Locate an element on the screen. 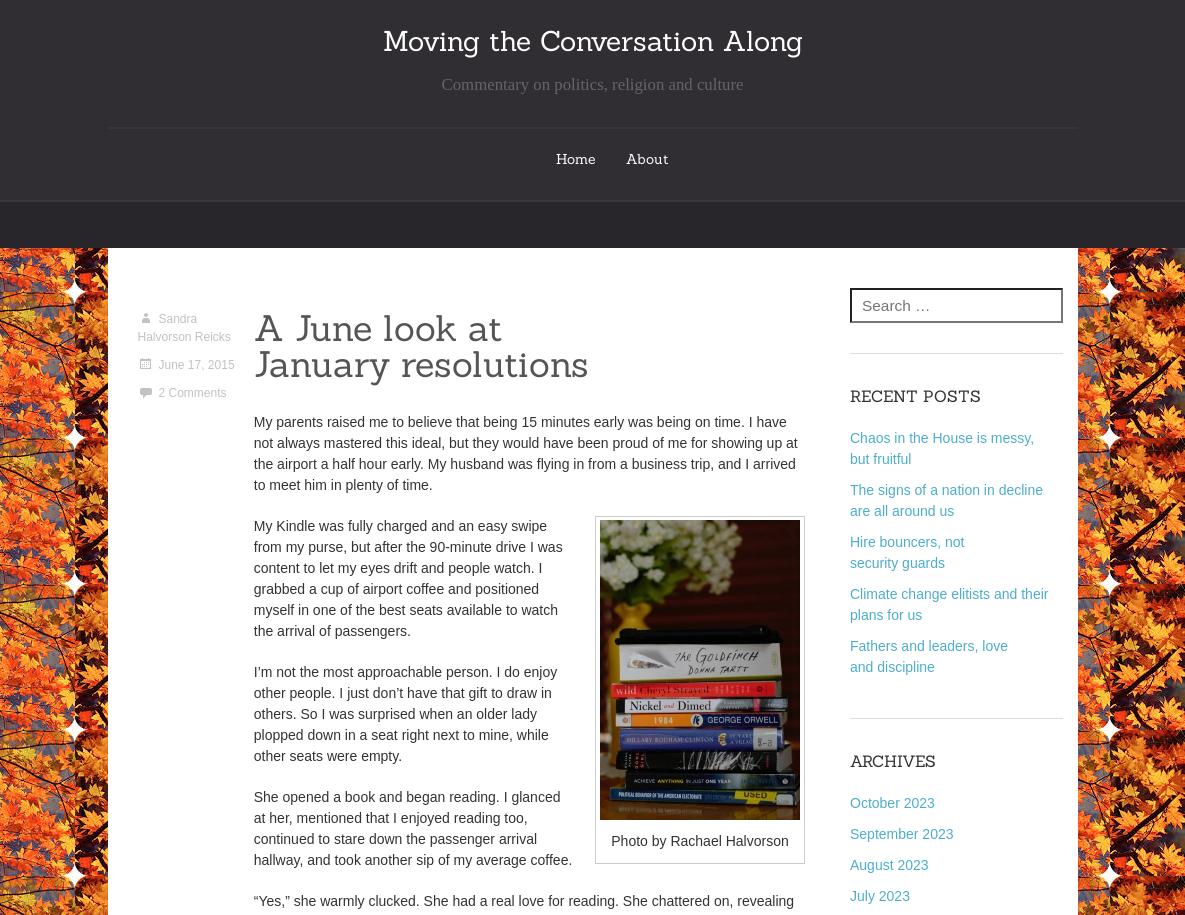  '2 Comments' is located at coordinates (190, 391).